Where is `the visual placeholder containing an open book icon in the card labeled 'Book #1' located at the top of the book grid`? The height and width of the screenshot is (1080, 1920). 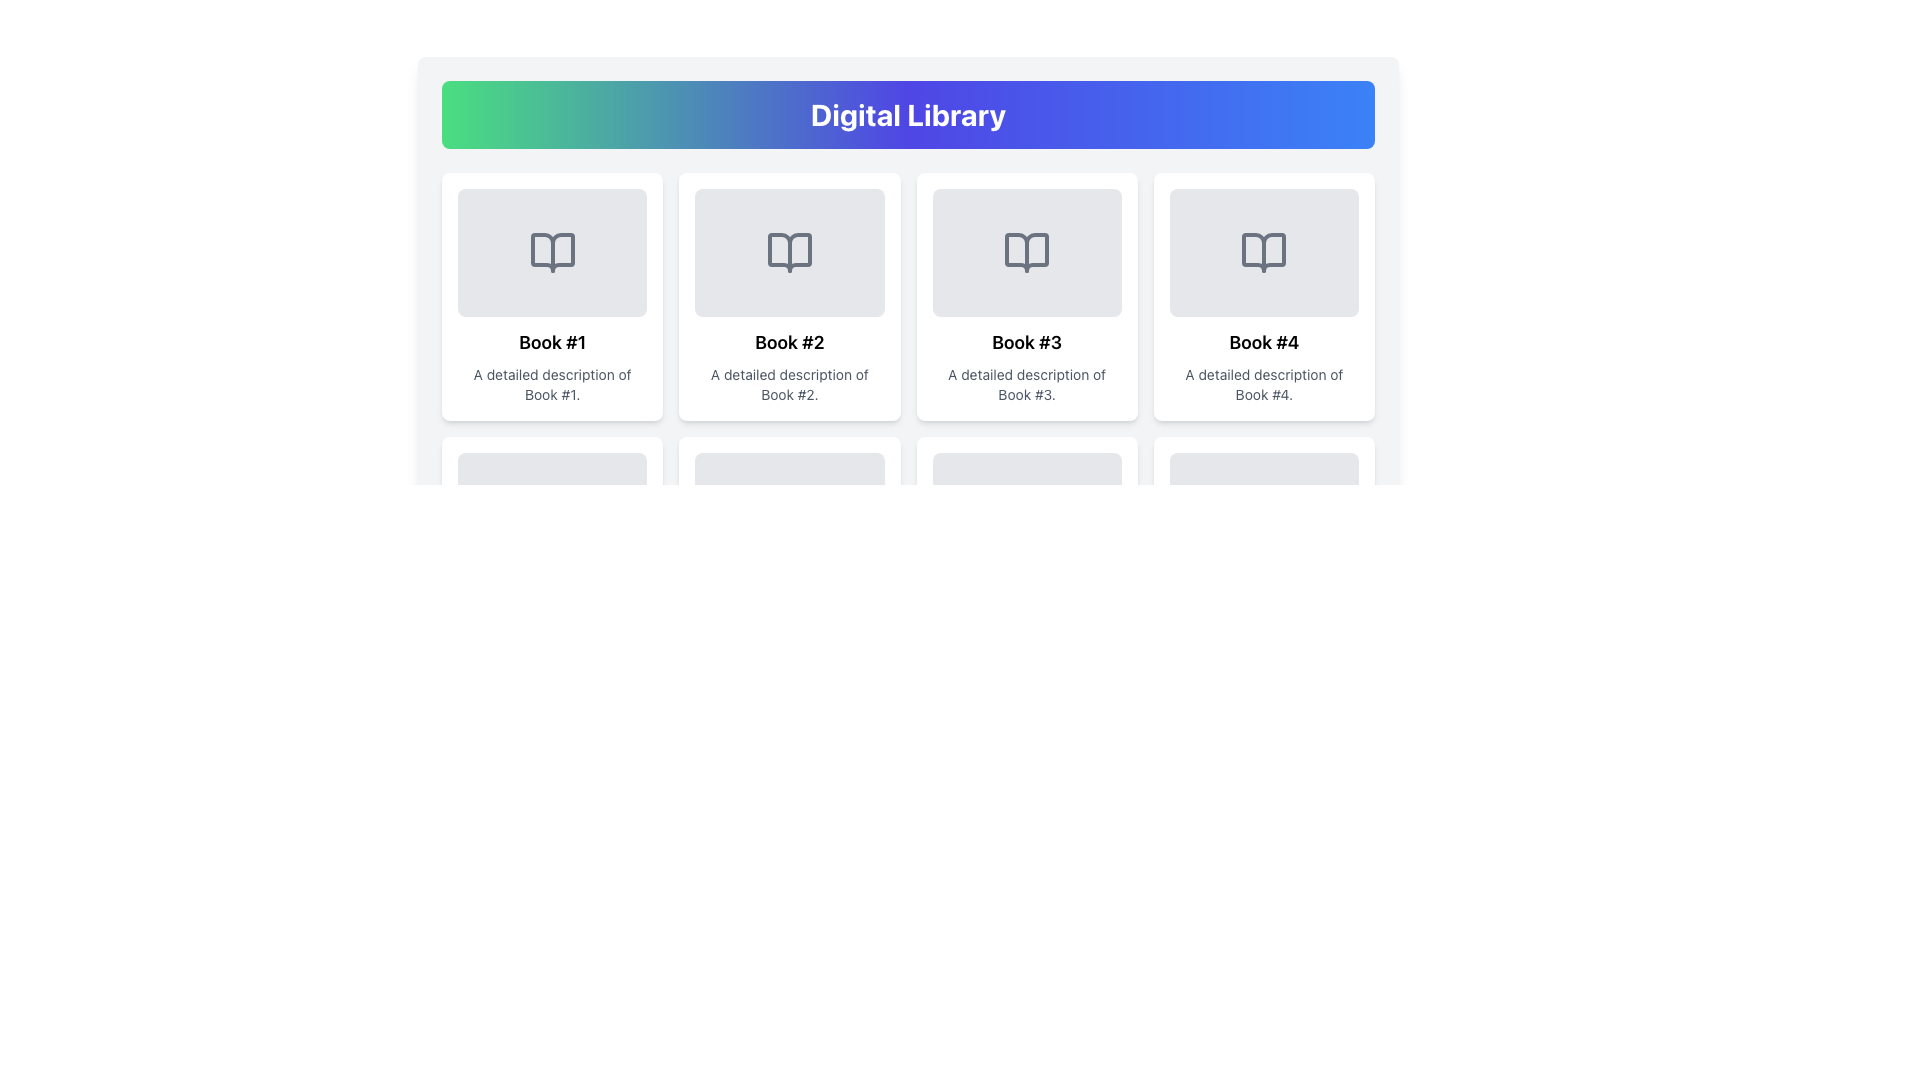
the visual placeholder containing an open book icon in the card labeled 'Book #1' located at the top of the book grid is located at coordinates (552, 252).